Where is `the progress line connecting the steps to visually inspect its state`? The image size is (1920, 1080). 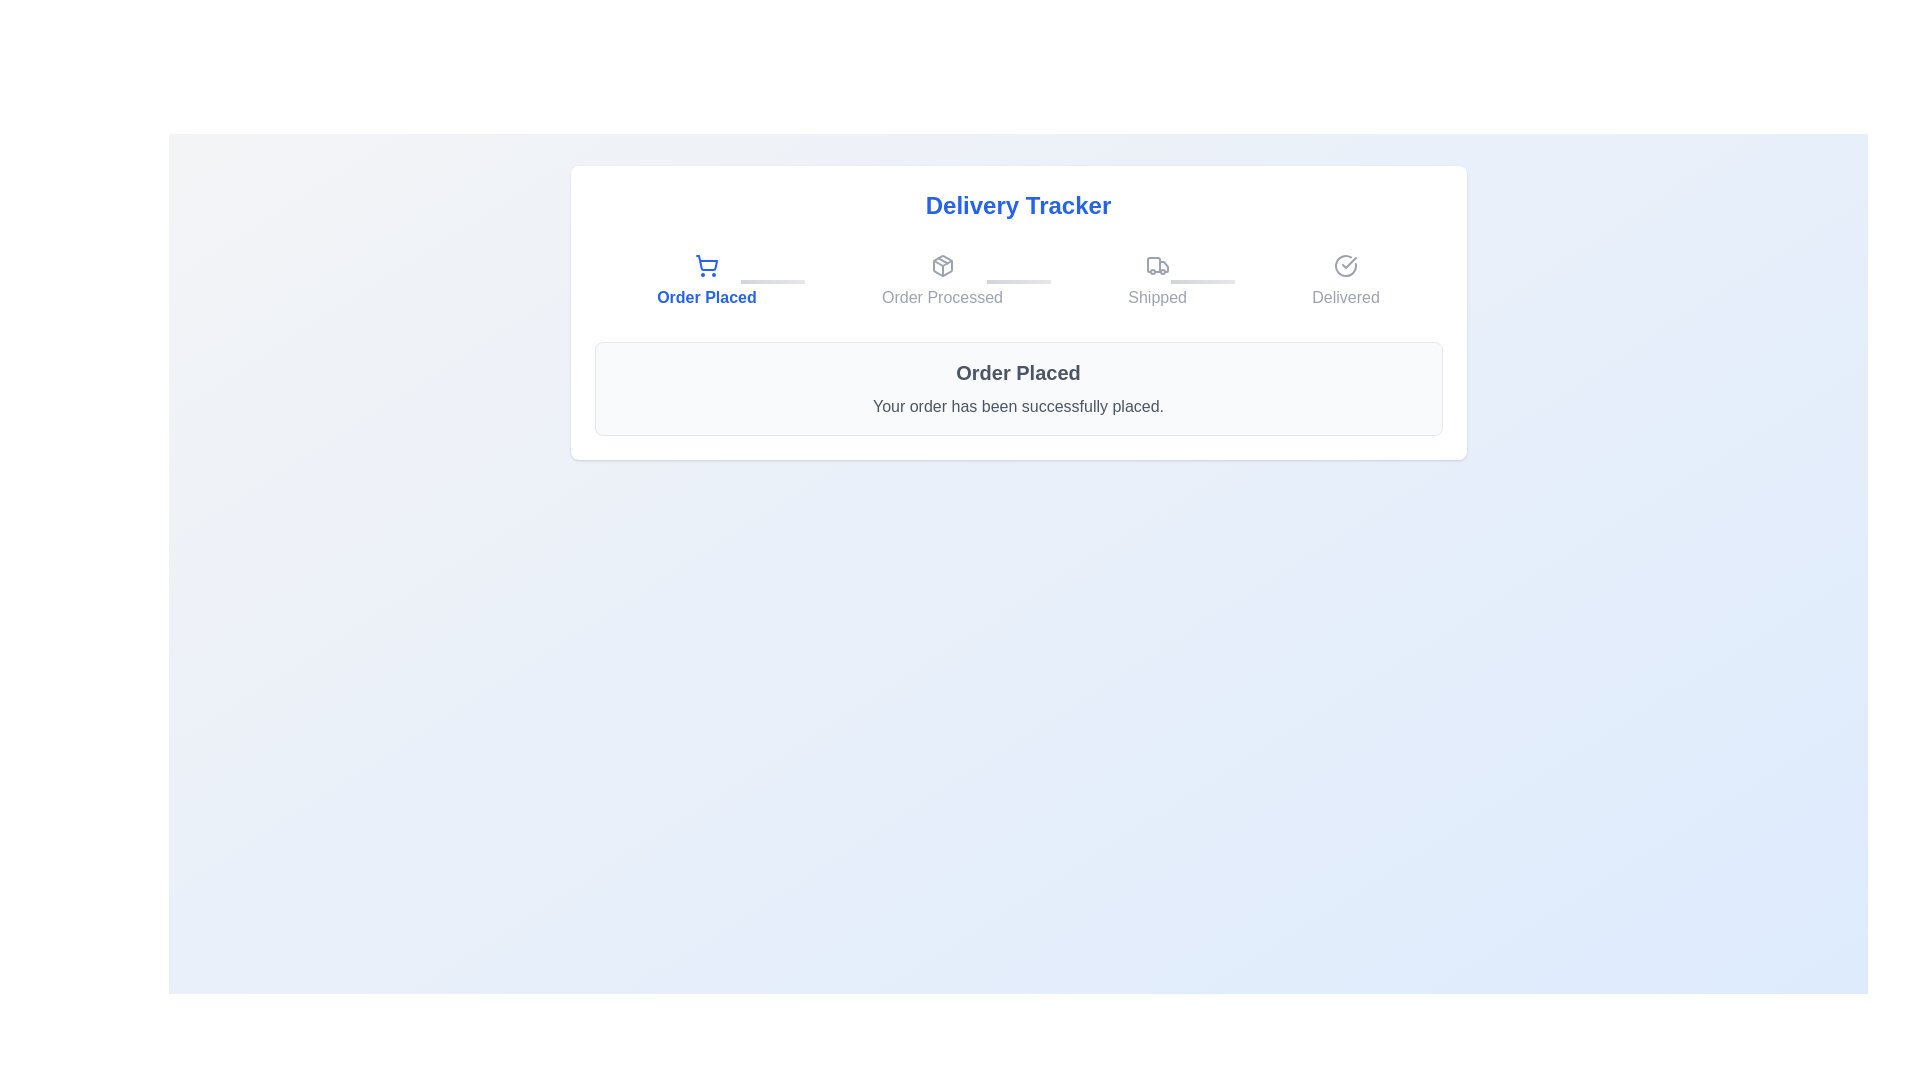
the progress line connecting the steps to visually inspect its state is located at coordinates (1018, 281).